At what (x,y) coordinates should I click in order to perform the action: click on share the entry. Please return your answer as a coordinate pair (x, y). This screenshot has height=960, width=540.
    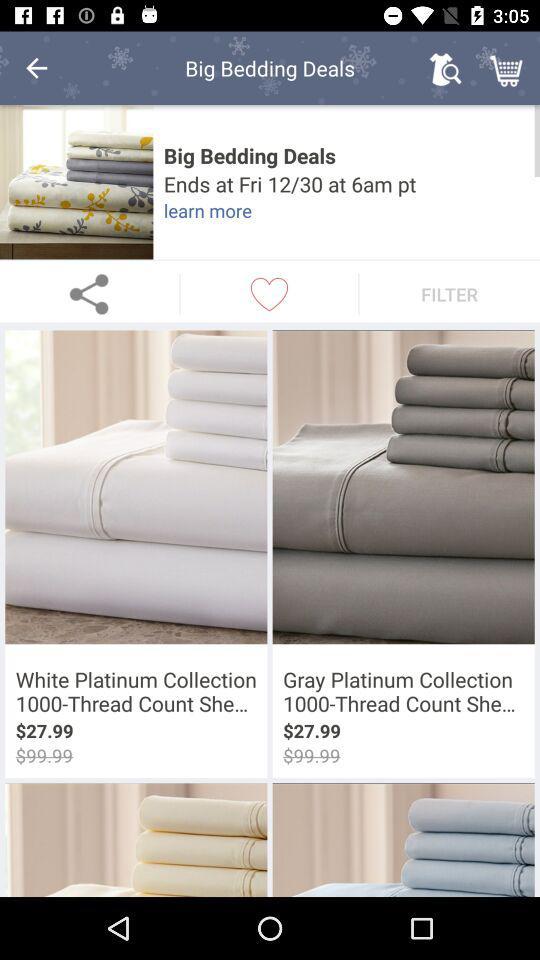
    Looking at the image, I should click on (88, 293).